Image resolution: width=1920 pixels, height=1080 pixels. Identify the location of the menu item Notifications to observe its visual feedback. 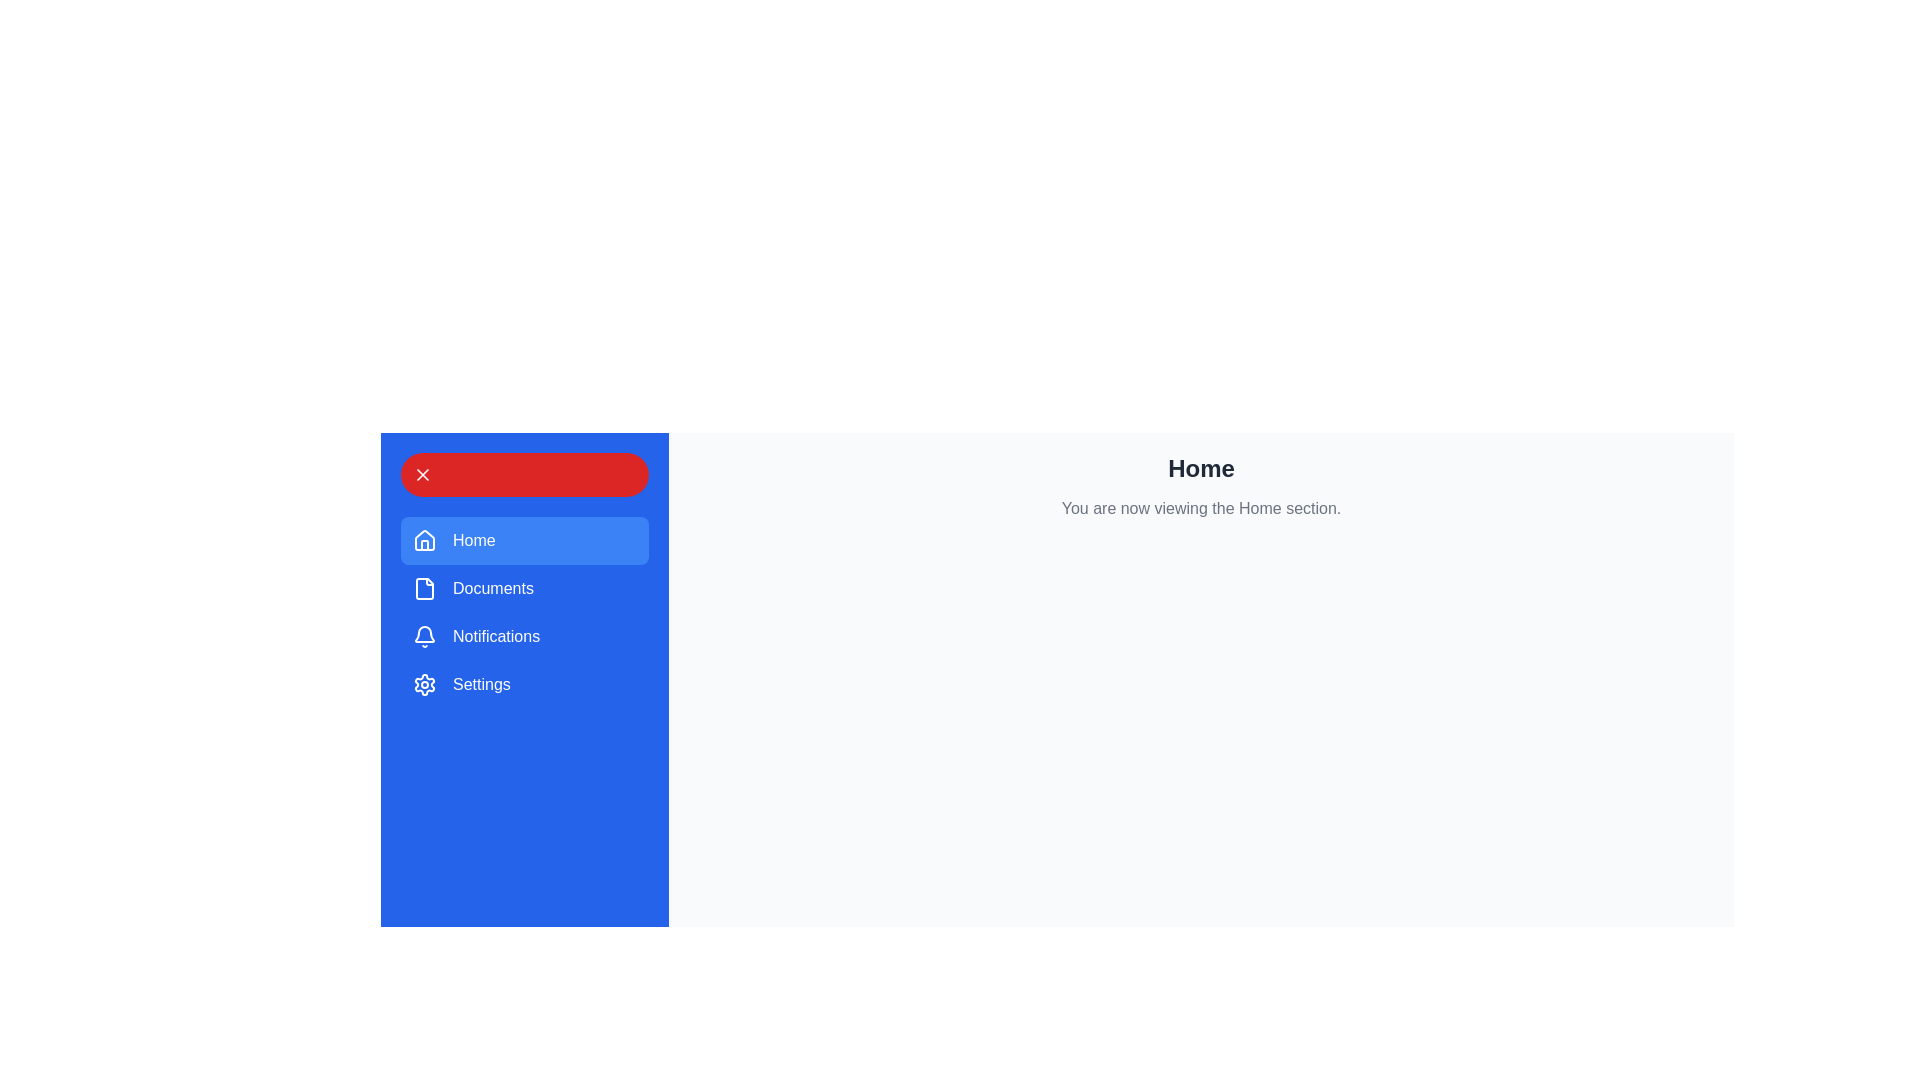
(524, 636).